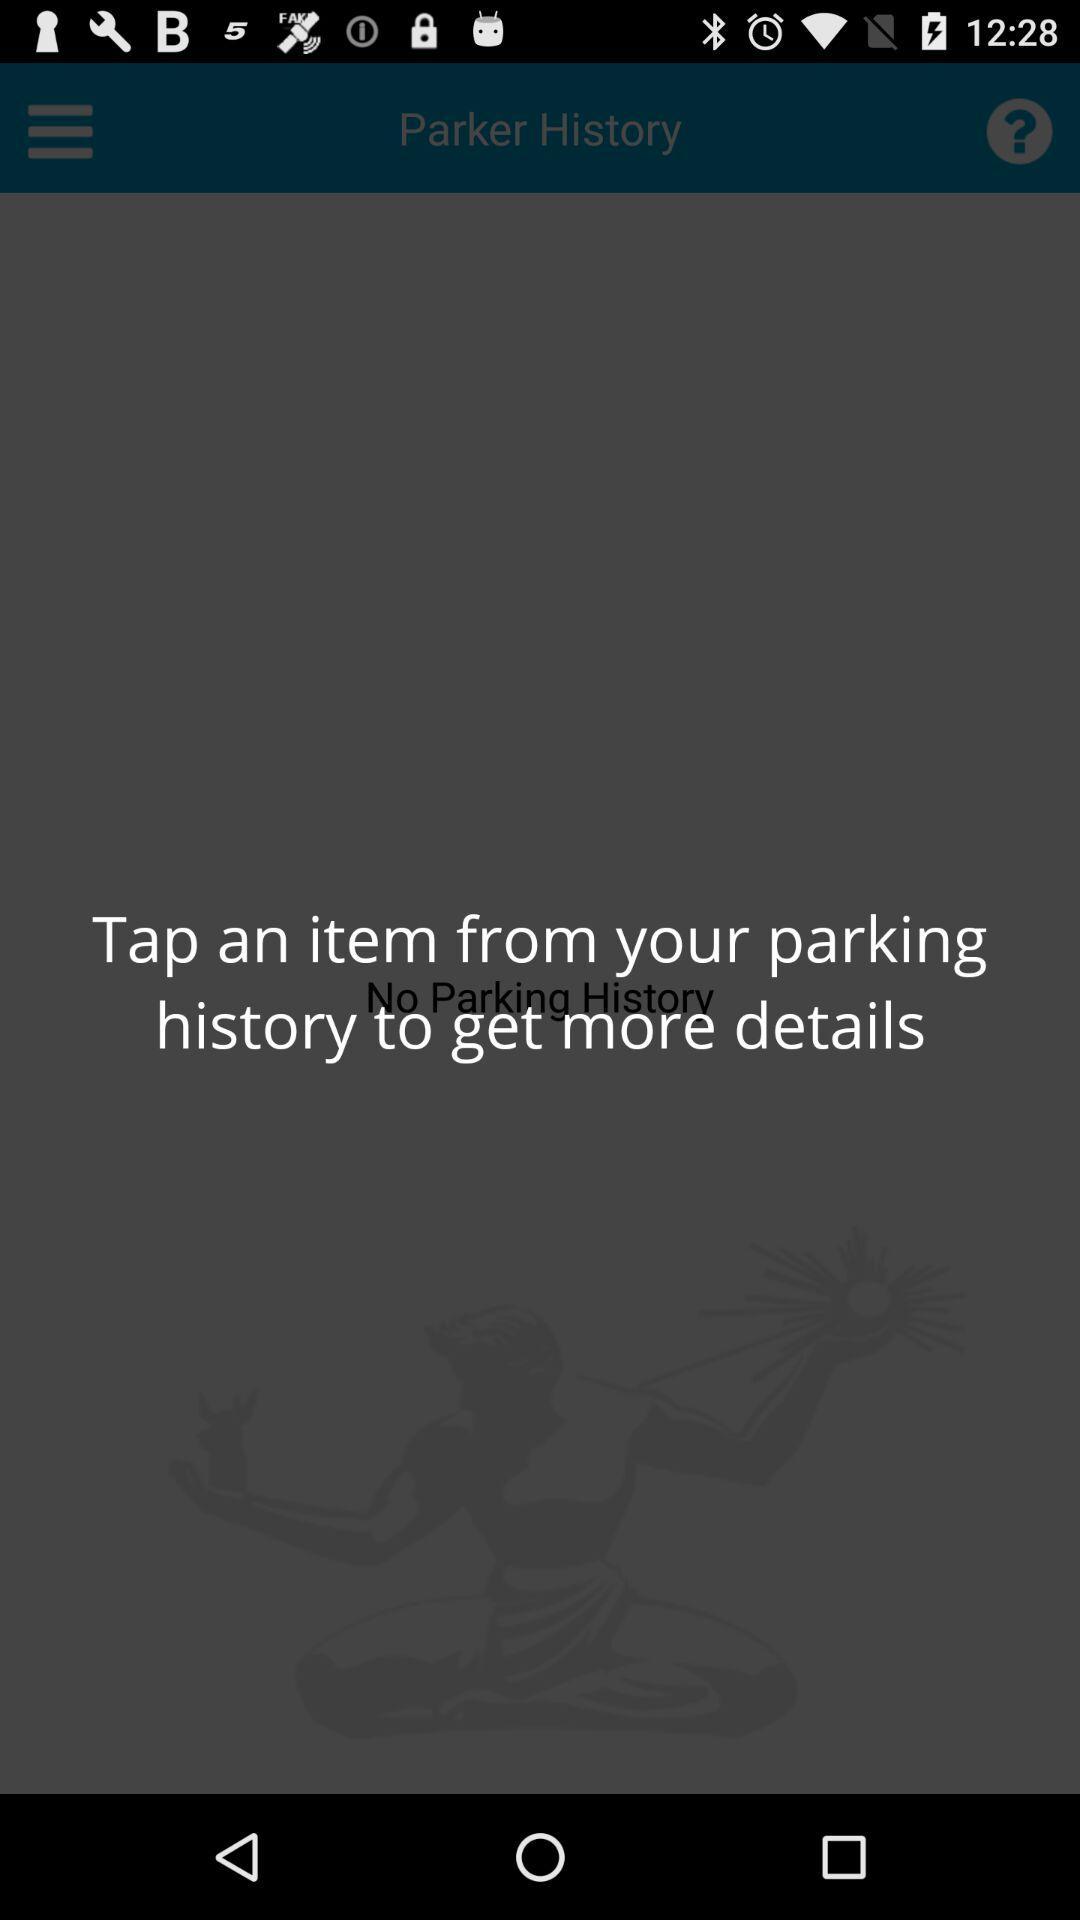 The width and height of the screenshot is (1080, 1920). What do you see at coordinates (1019, 138) in the screenshot?
I see `the help icon` at bounding box center [1019, 138].